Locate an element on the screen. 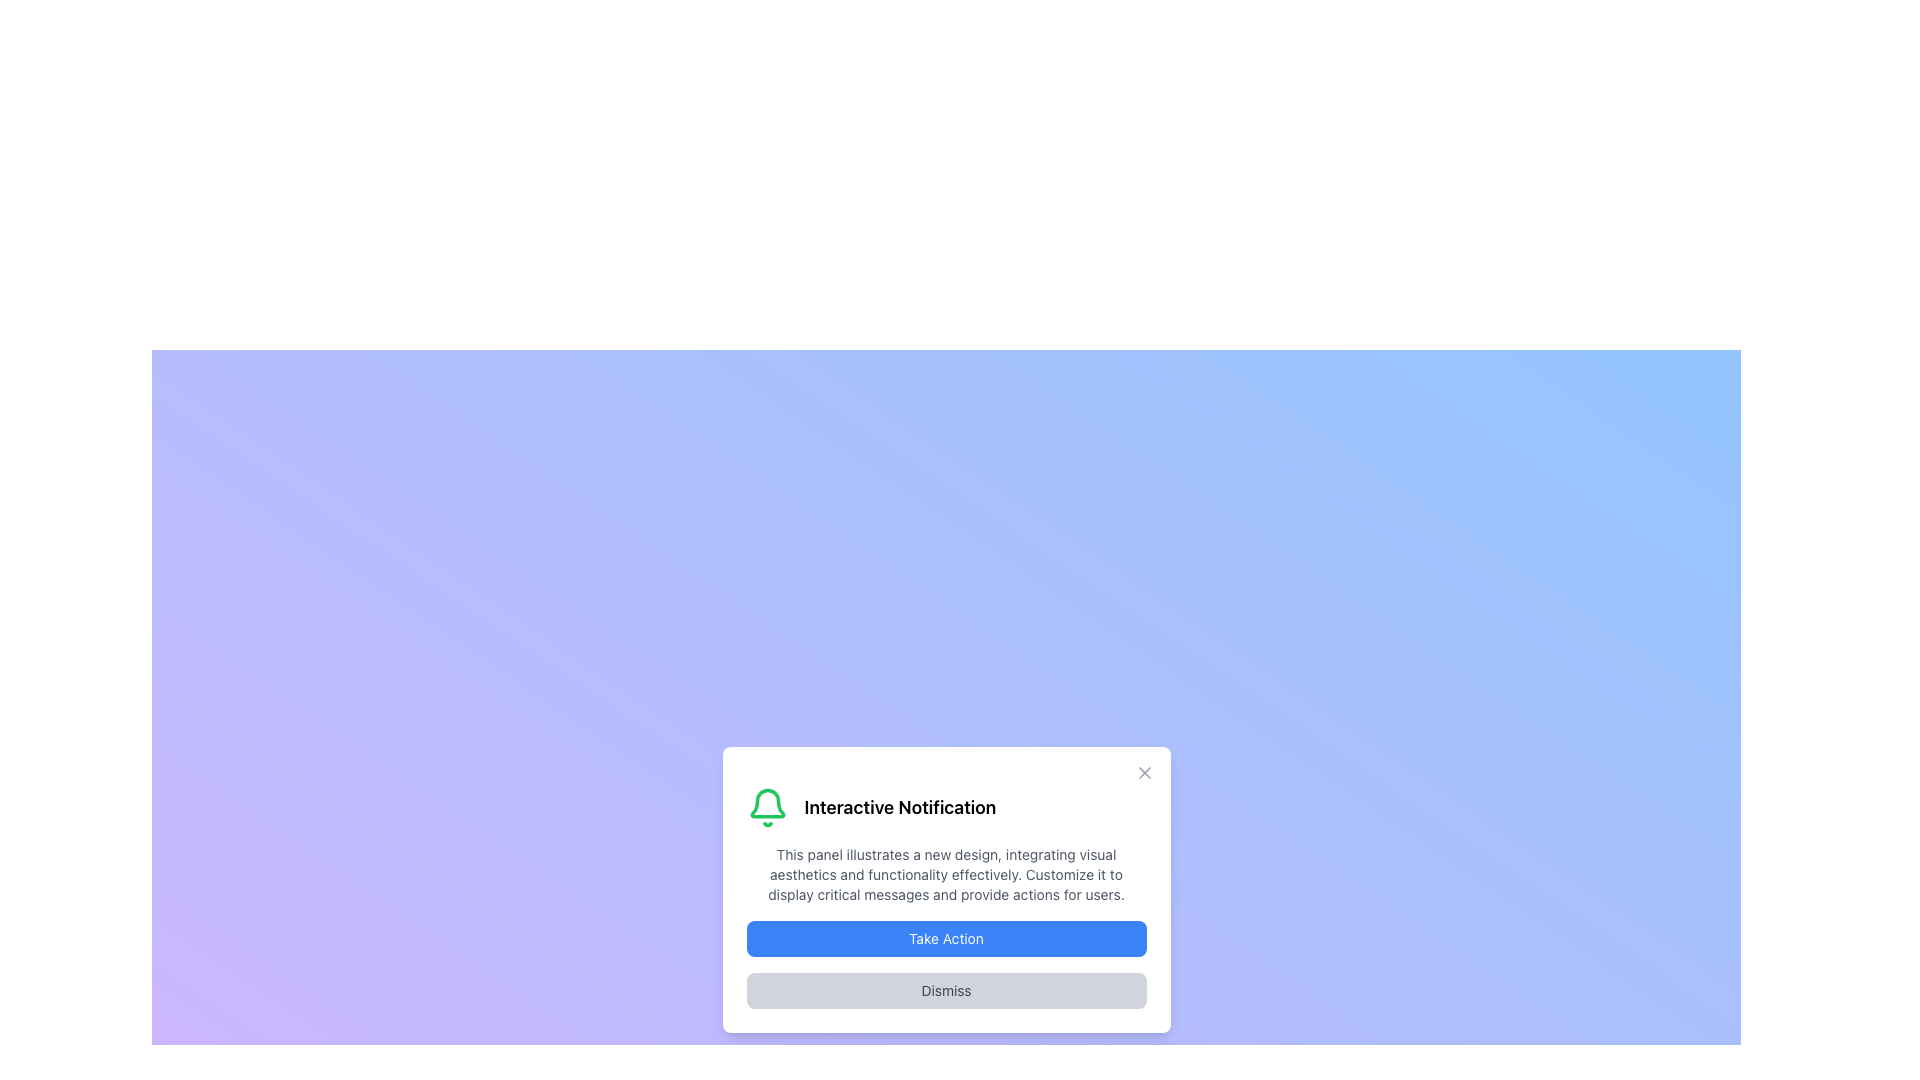 Image resolution: width=1920 pixels, height=1080 pixels. text 'Interactive Notification' in the Text with Icon Header that features a green bell icon, located at the top section of the modal window is located at coordinates (945, 806).